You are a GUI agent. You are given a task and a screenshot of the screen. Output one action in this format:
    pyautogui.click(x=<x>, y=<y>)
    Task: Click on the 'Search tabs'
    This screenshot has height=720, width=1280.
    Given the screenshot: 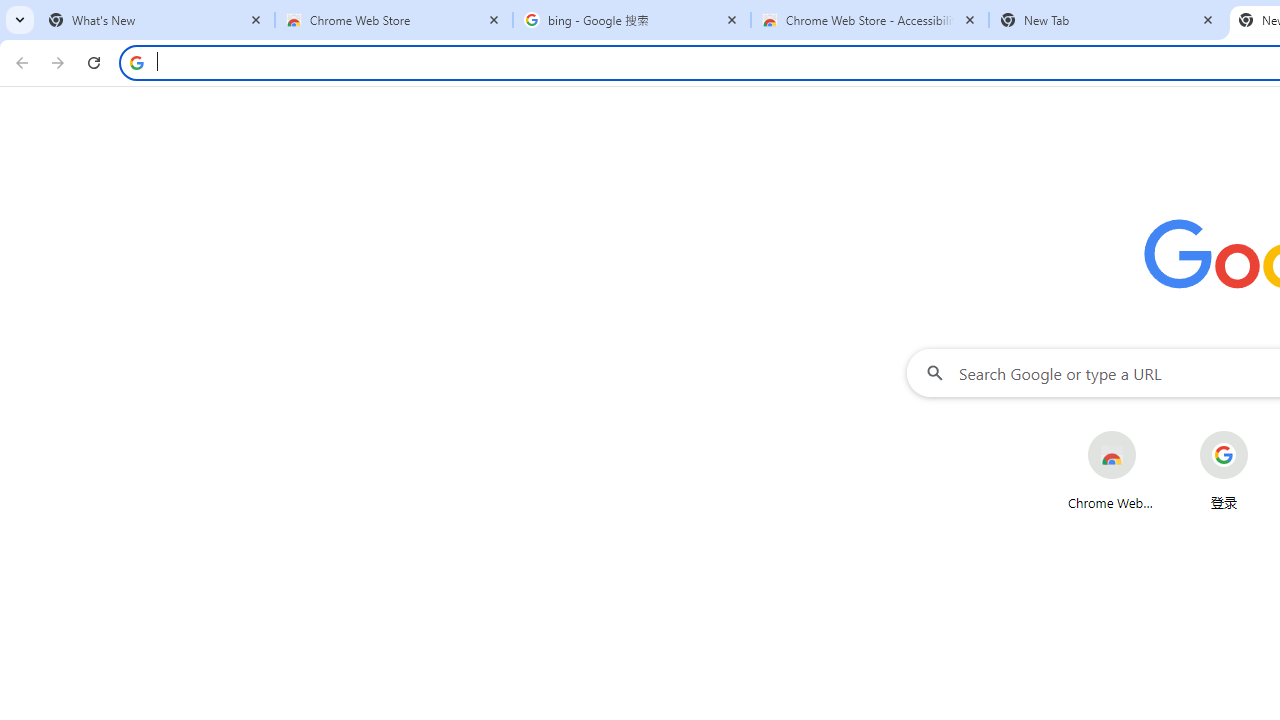 What is the action you would take?
    pyautogui.click(x=20, y=20)
    